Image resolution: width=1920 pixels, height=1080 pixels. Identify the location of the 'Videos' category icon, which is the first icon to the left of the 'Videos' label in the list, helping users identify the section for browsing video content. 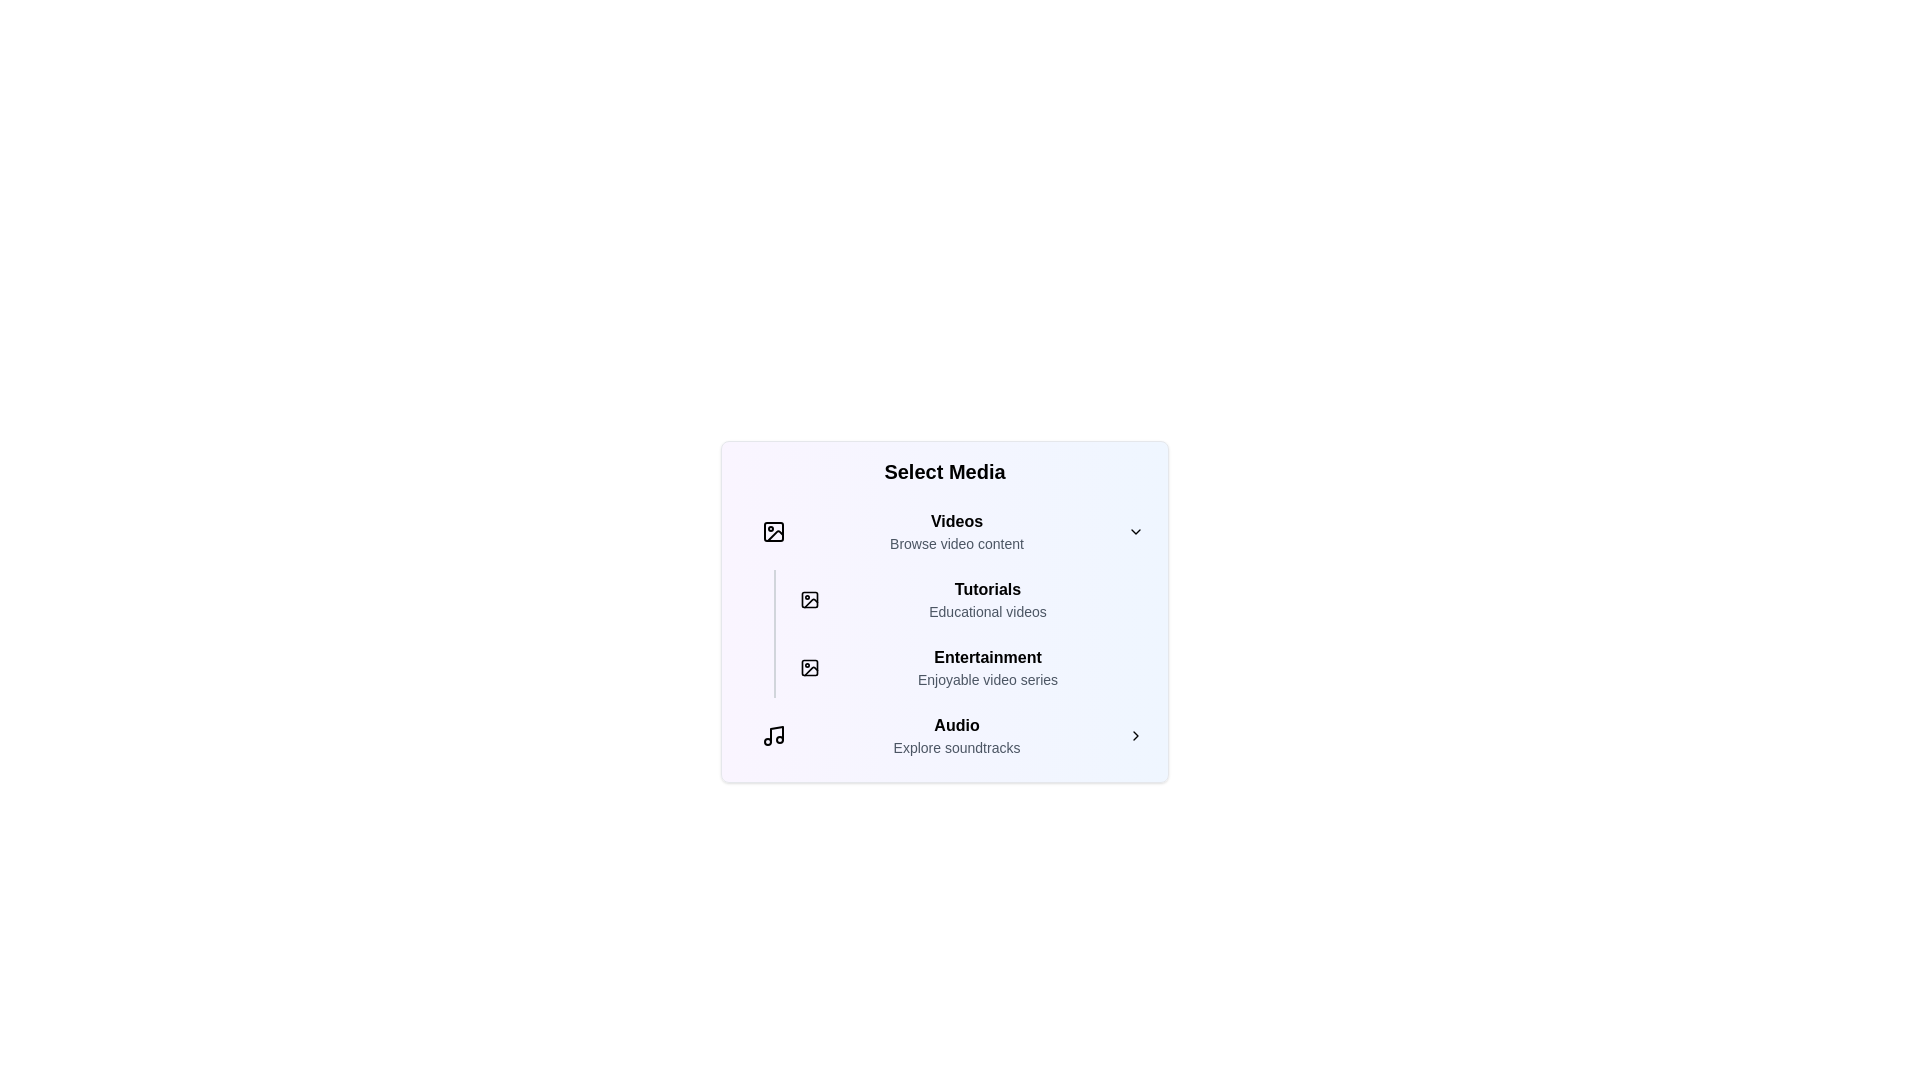
(772, 531).